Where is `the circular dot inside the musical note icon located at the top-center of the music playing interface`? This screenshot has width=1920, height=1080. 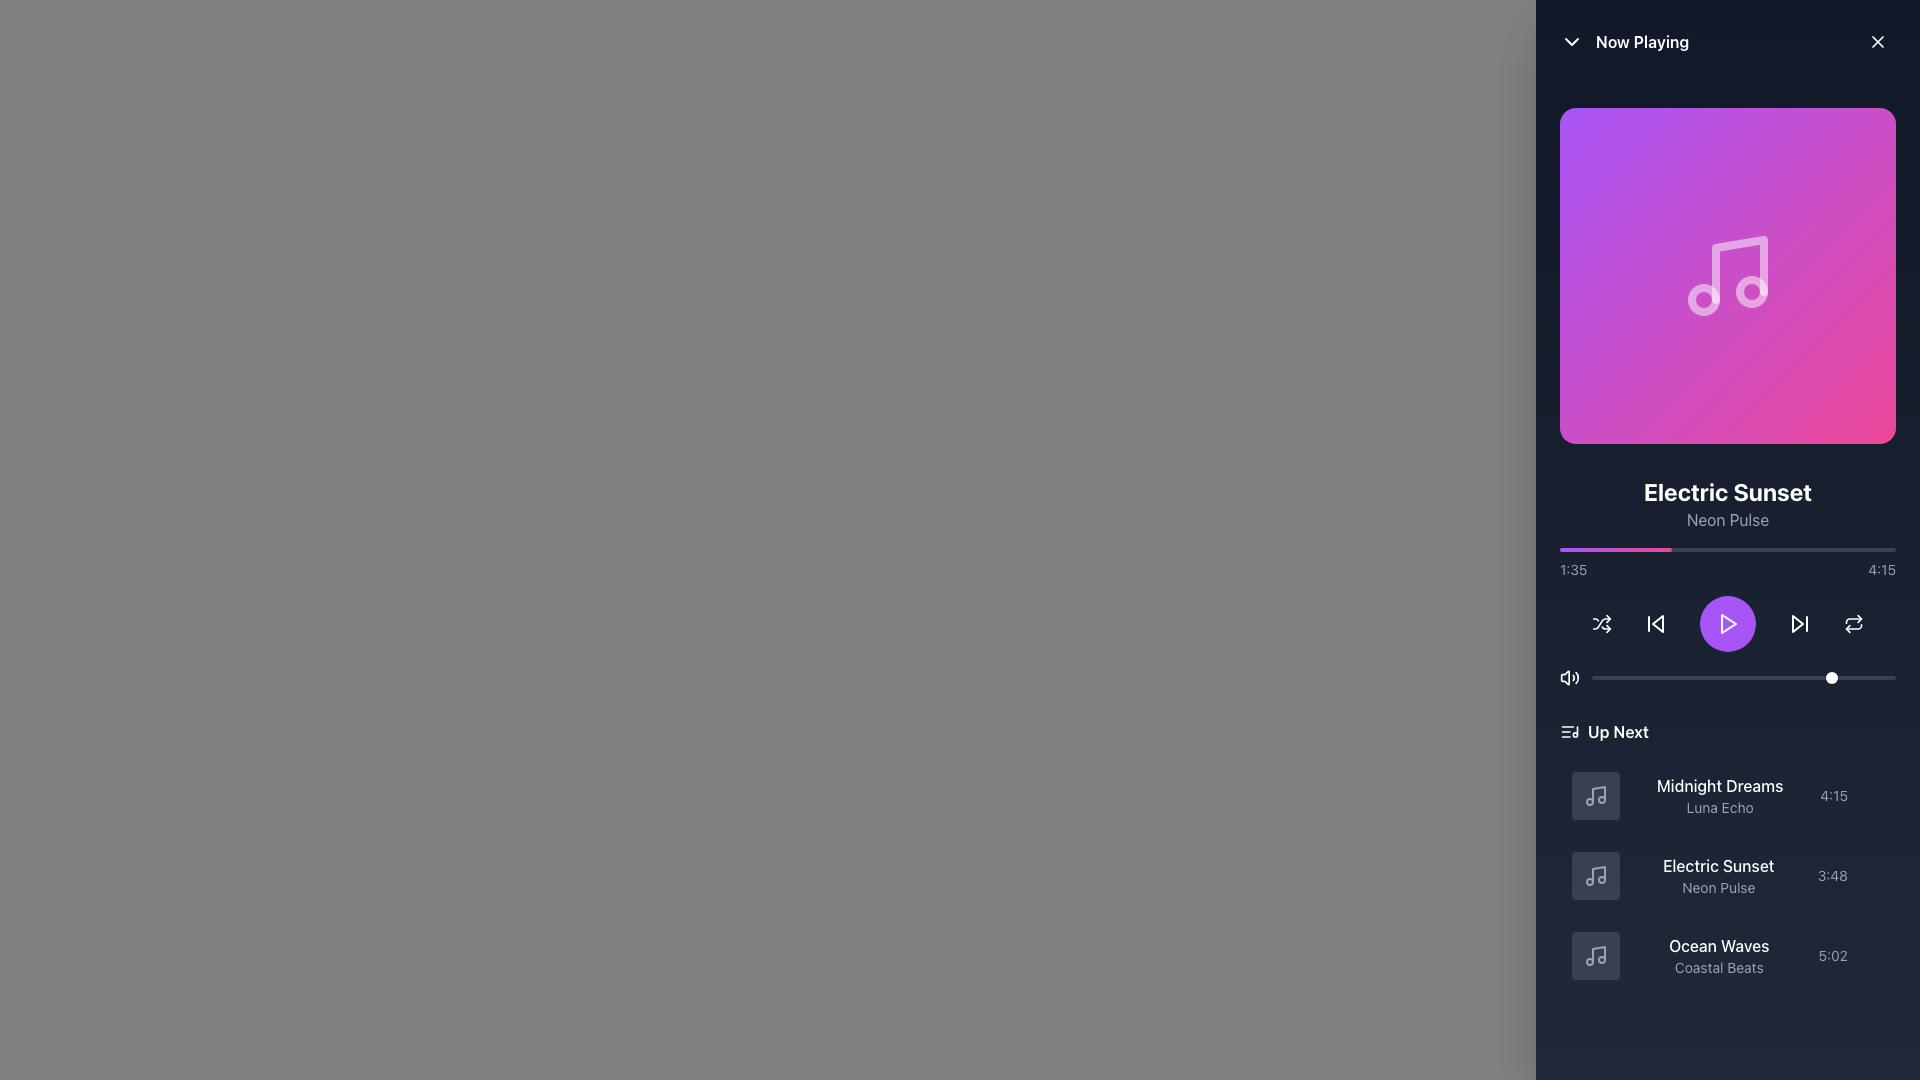 the circular dot inside the musical note icon located at the top-center of the music playing interface is located at coordinates (1751, 292).